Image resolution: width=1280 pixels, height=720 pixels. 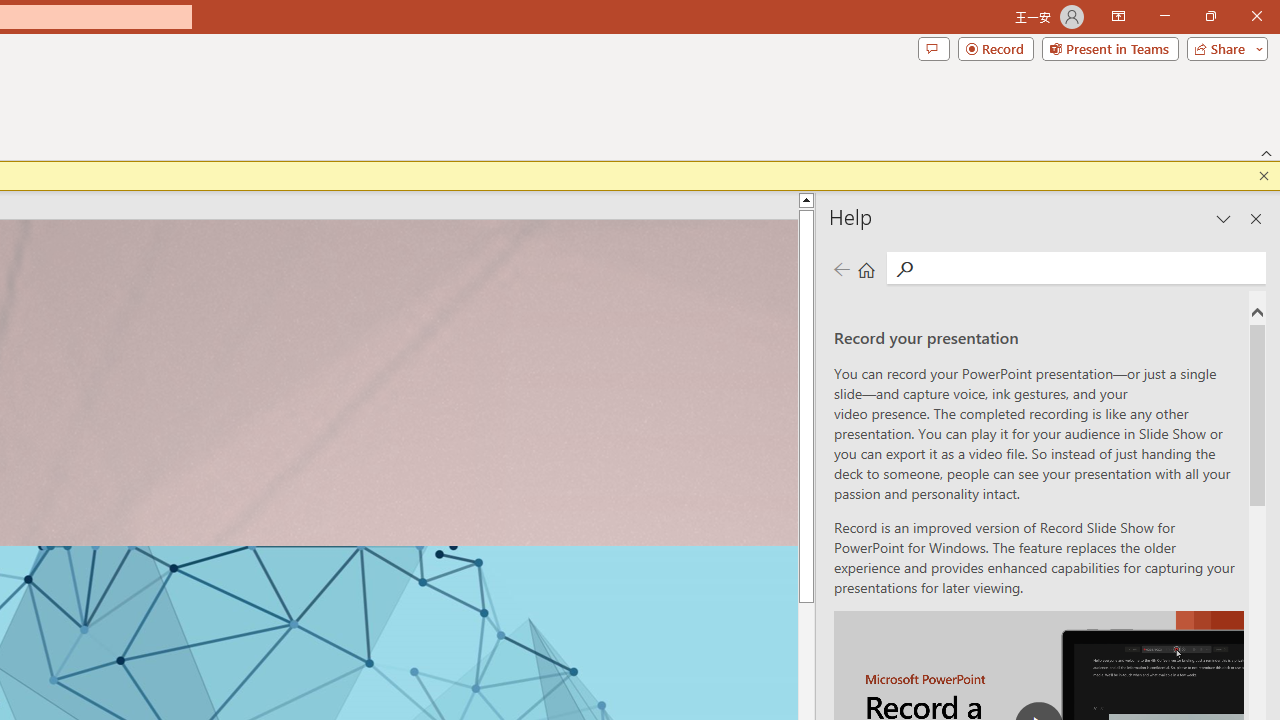 What do you see at coordinates (1117, 16) in the screenshot?
I see `'Ribbon Display Options'` at bounding box center [1117, 16].